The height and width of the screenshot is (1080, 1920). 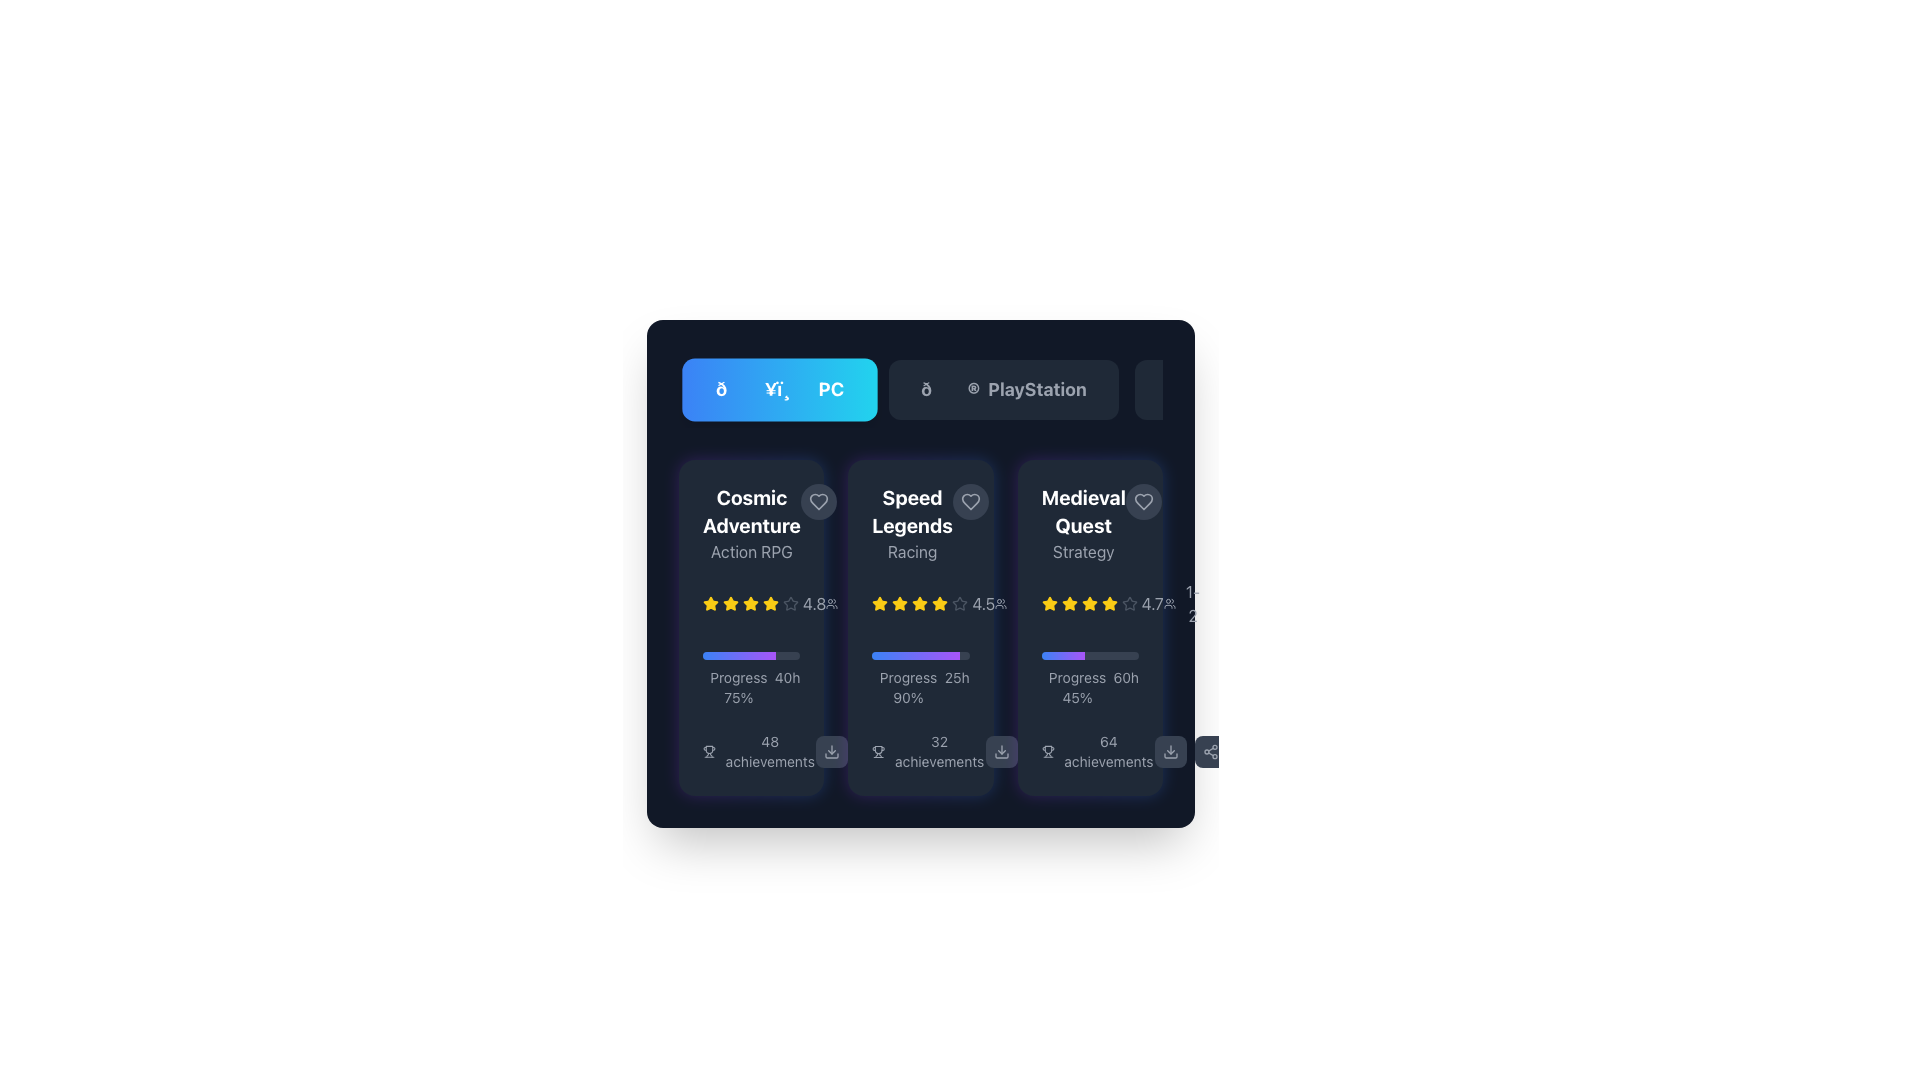 What do you see at coordinates (1040, 752) in the screenshot?
I see `the share button located in the lower-right corner of the 'Medieval Quest' card, which is the second button in a horizontally aligned group, to initiate the sharing action` at bounding box center [1040, 752].